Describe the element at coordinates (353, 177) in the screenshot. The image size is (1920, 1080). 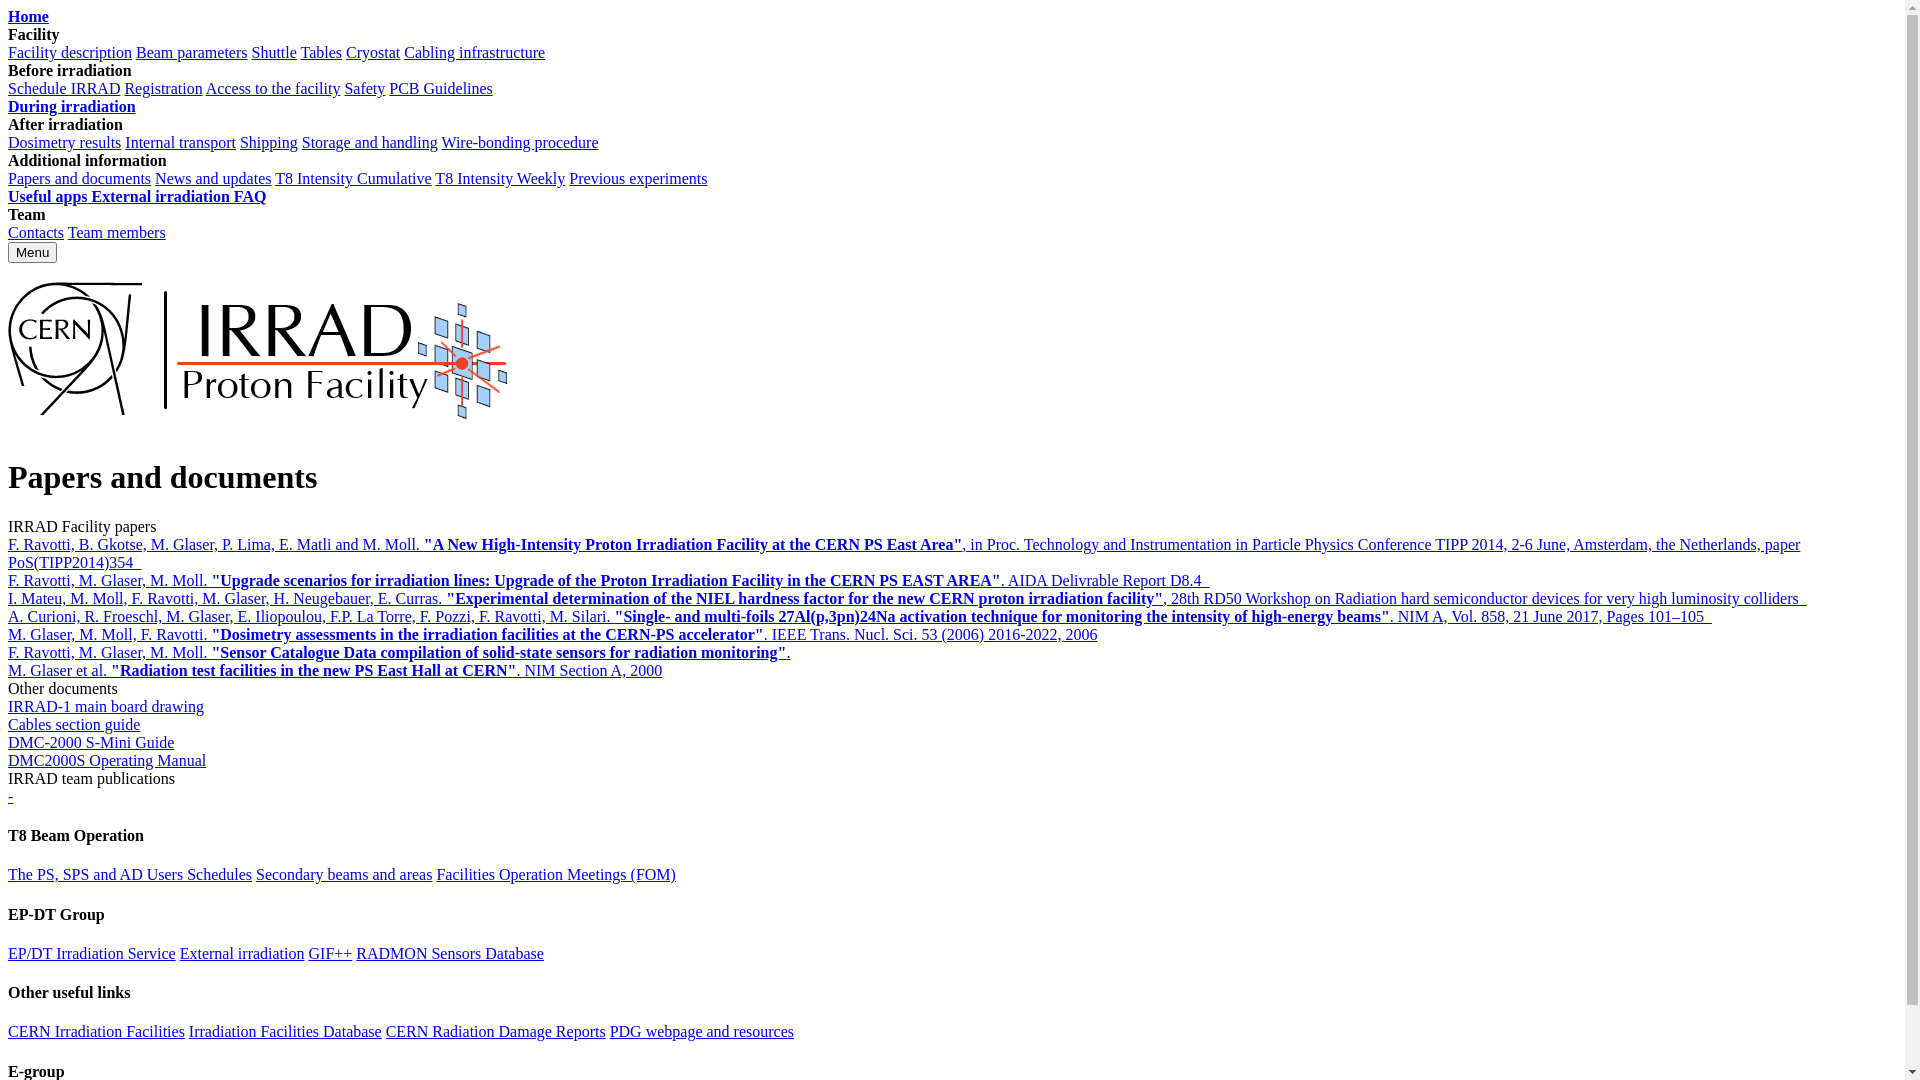
I see `'T8 Intensity Cumulative'` at that location.